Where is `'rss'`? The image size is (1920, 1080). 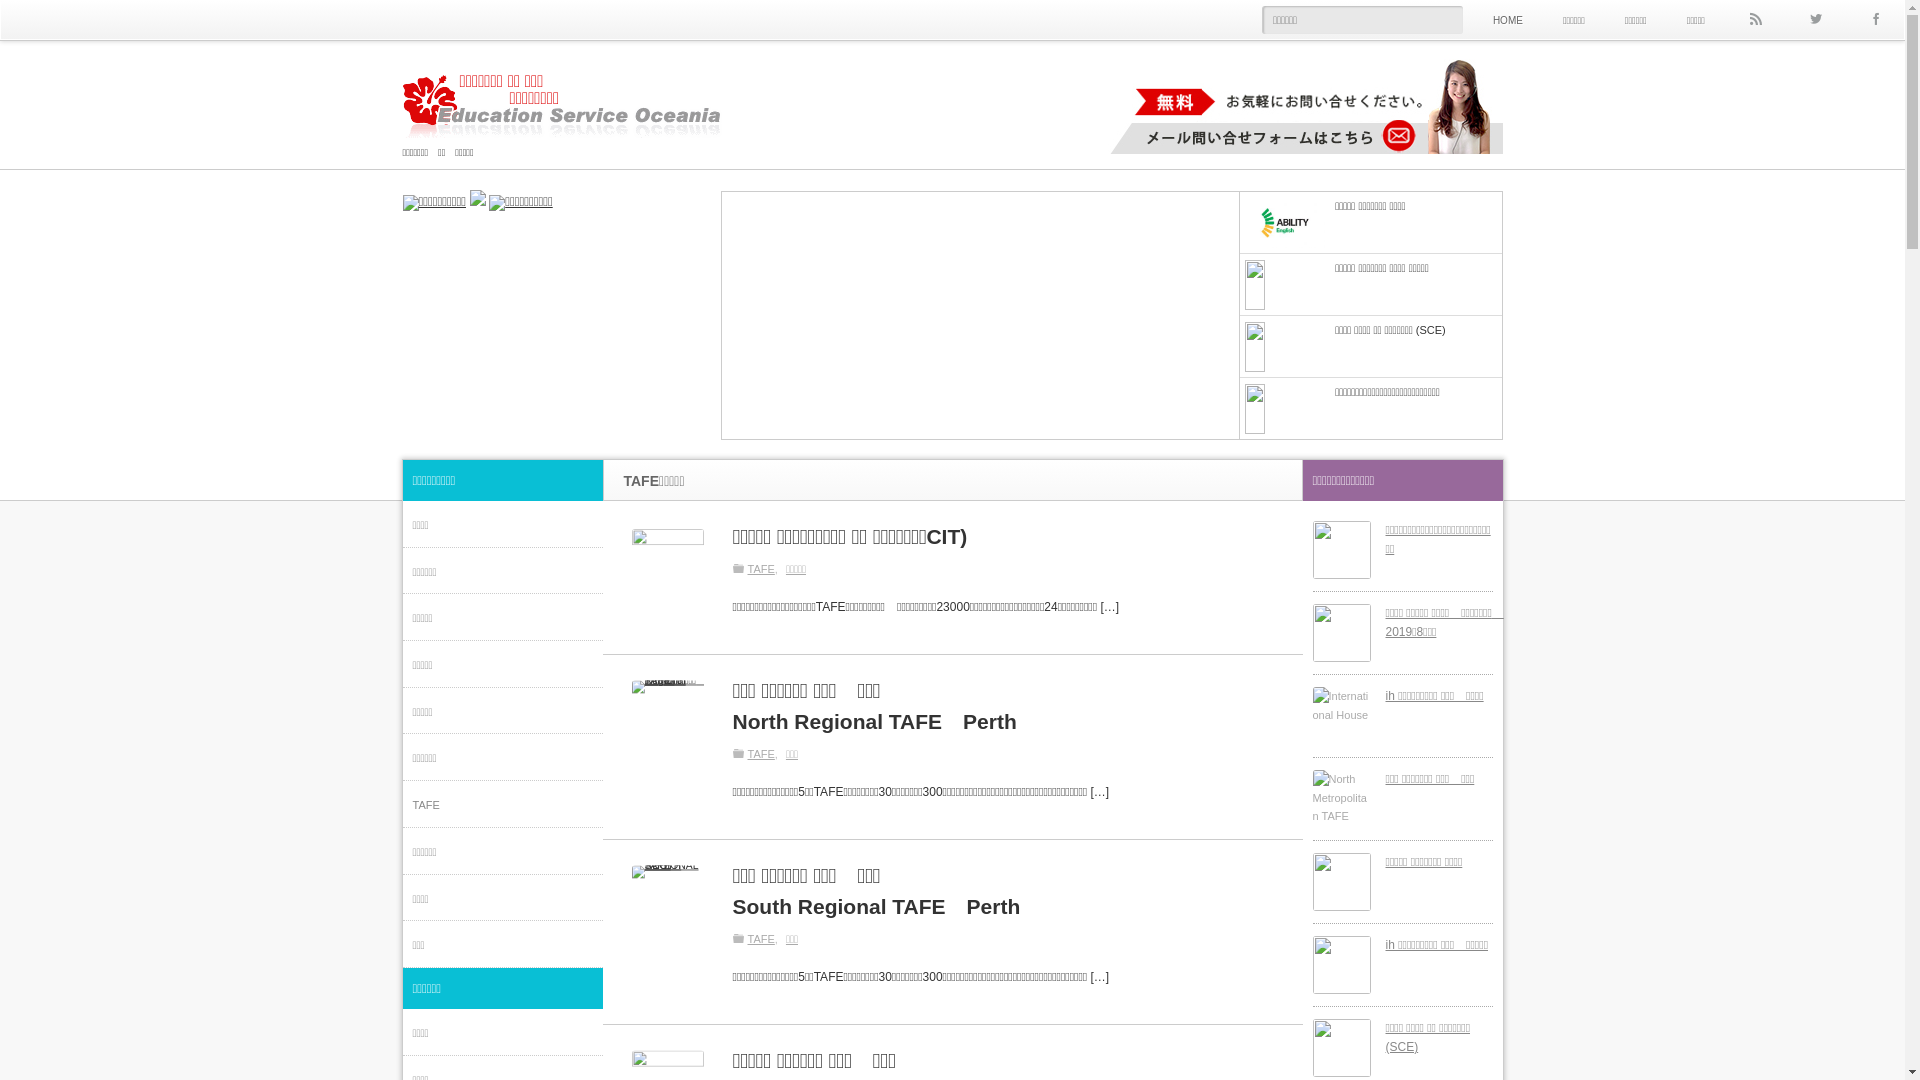 'rss' is located at coordinates (1754, 19).